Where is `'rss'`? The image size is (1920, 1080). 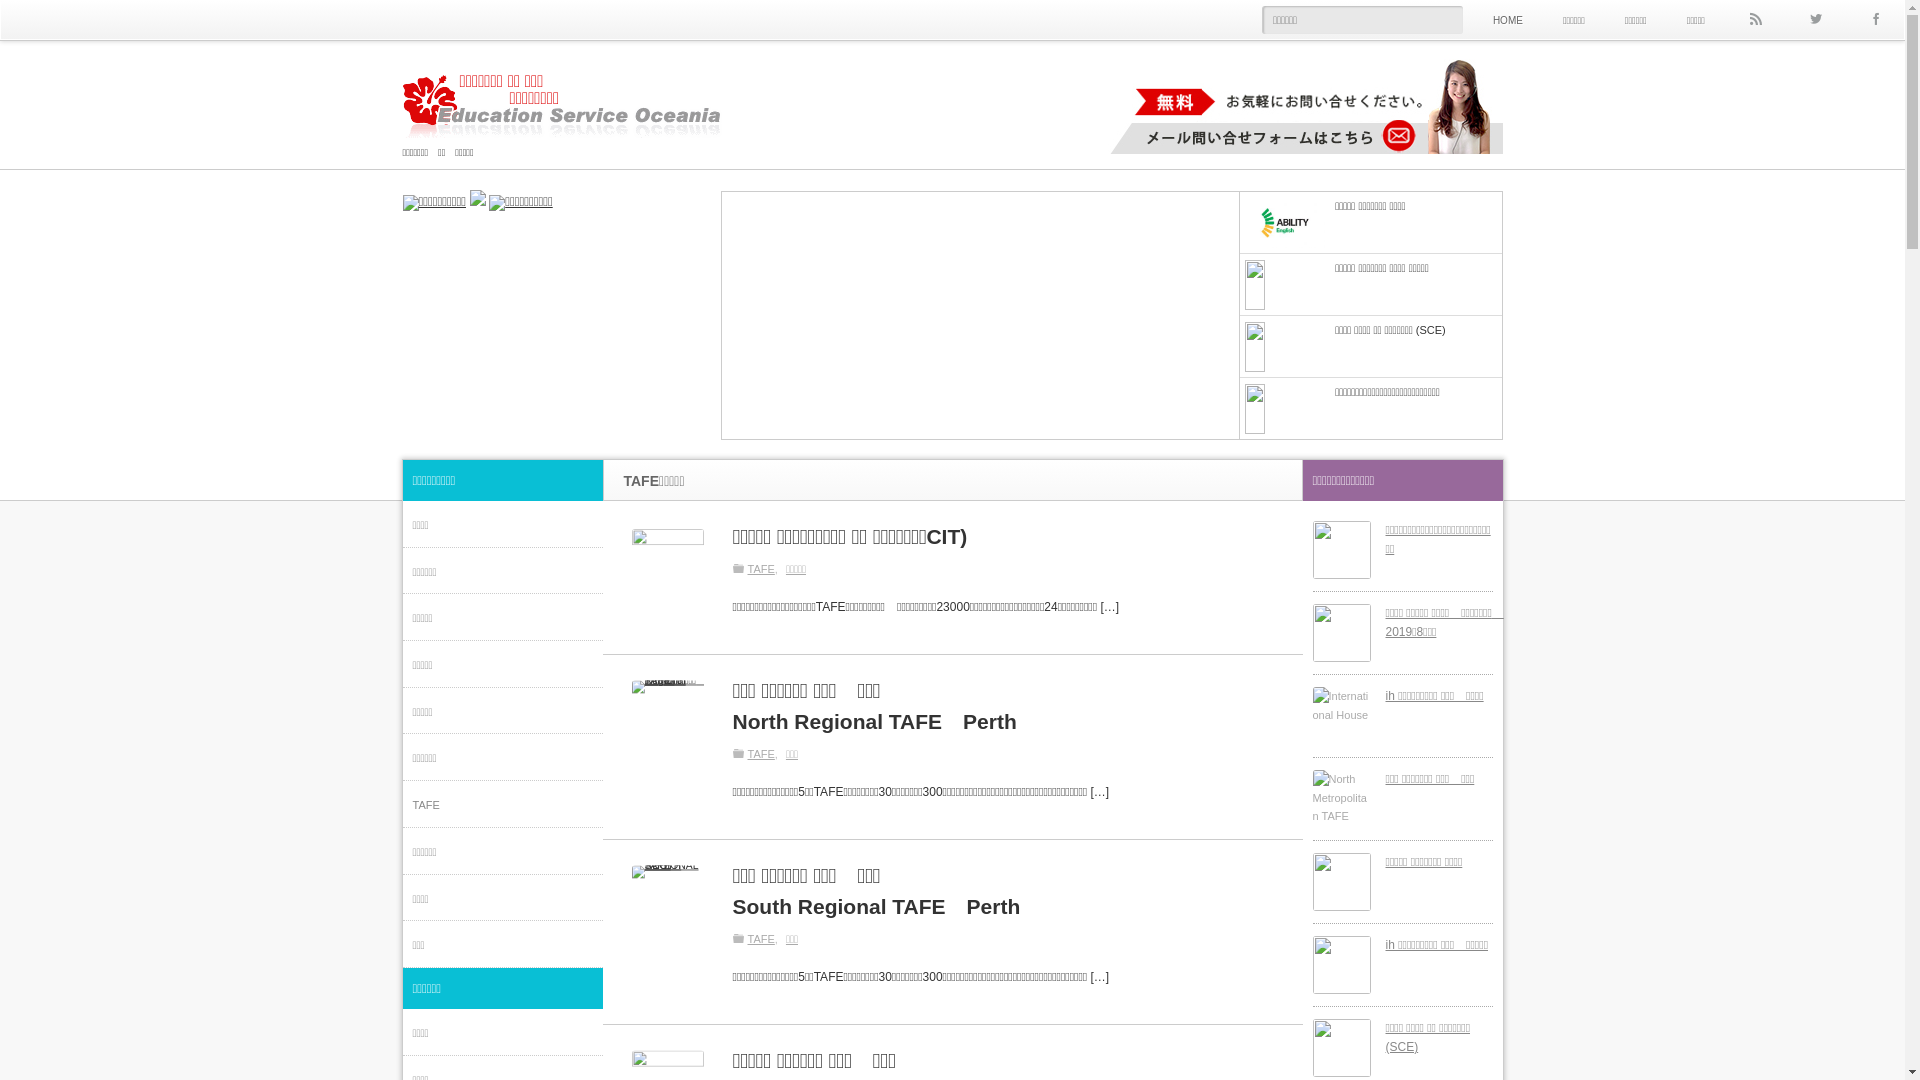 'rss' is located at coordinates (1754, 19).